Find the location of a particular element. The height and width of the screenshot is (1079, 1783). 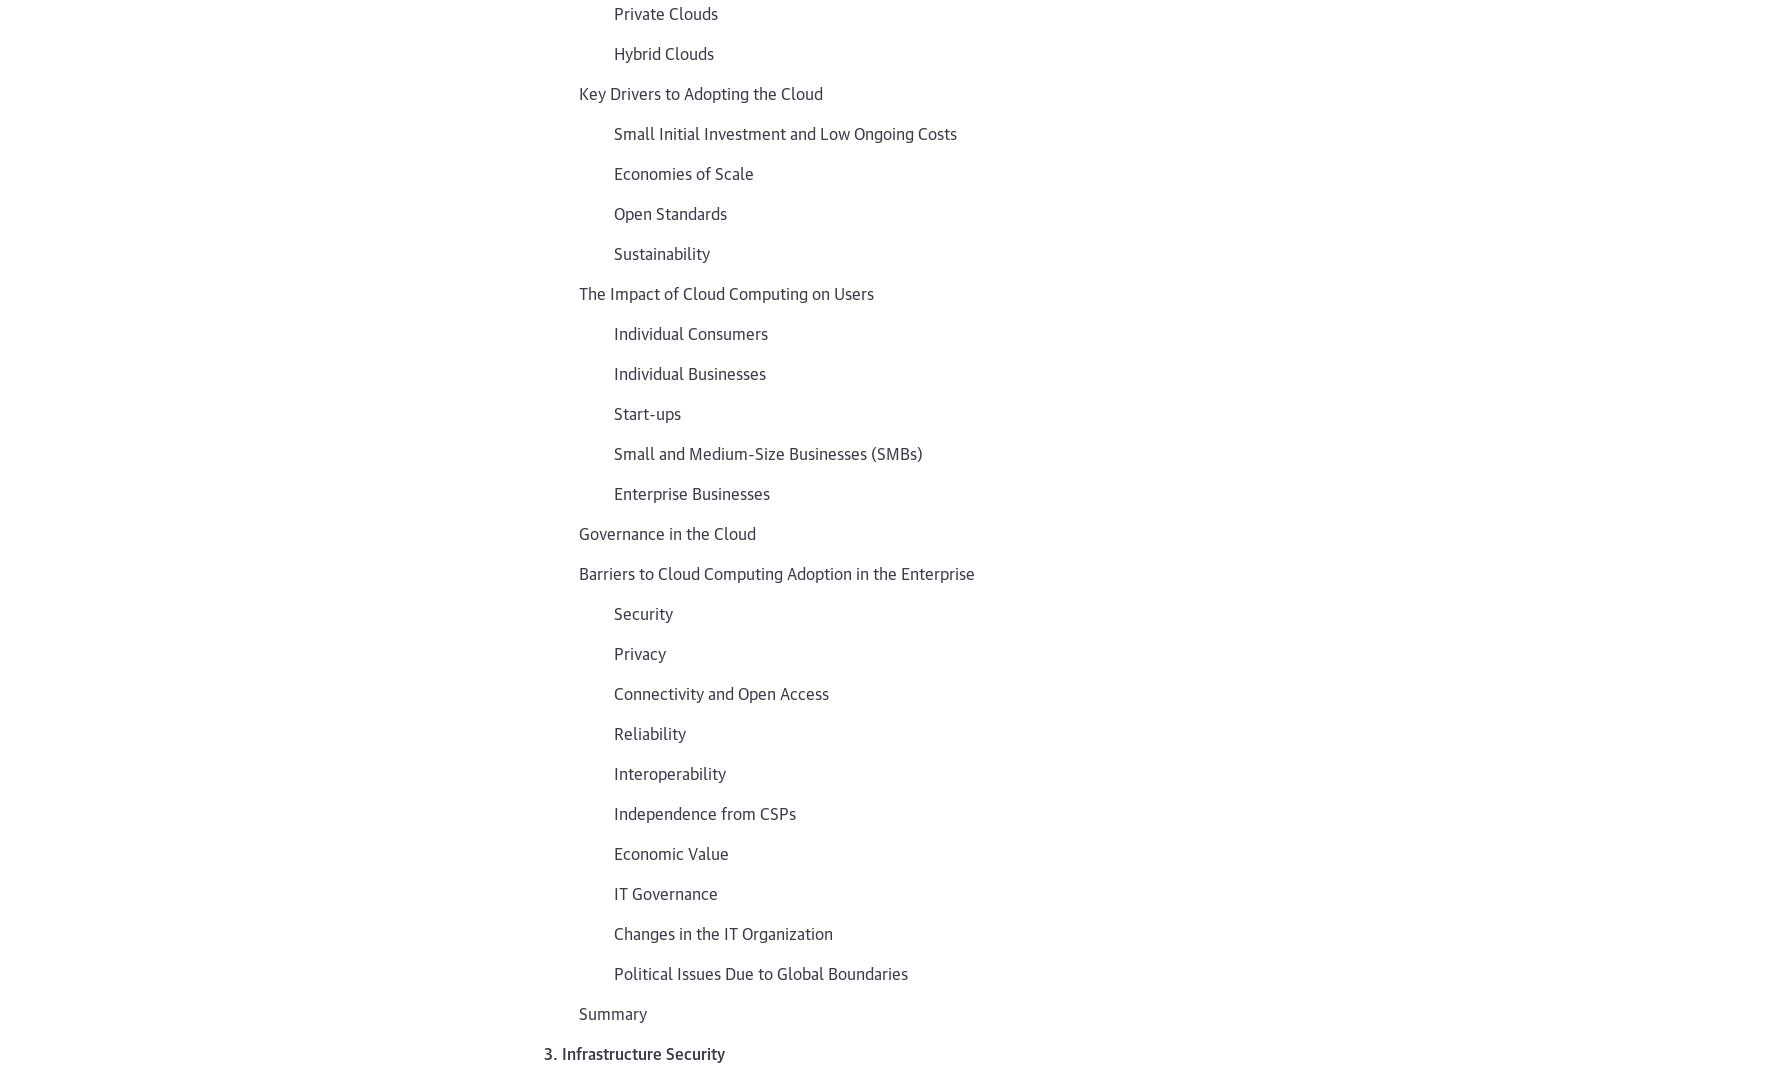

'Sustainability' is located at coordinates (662, 251).